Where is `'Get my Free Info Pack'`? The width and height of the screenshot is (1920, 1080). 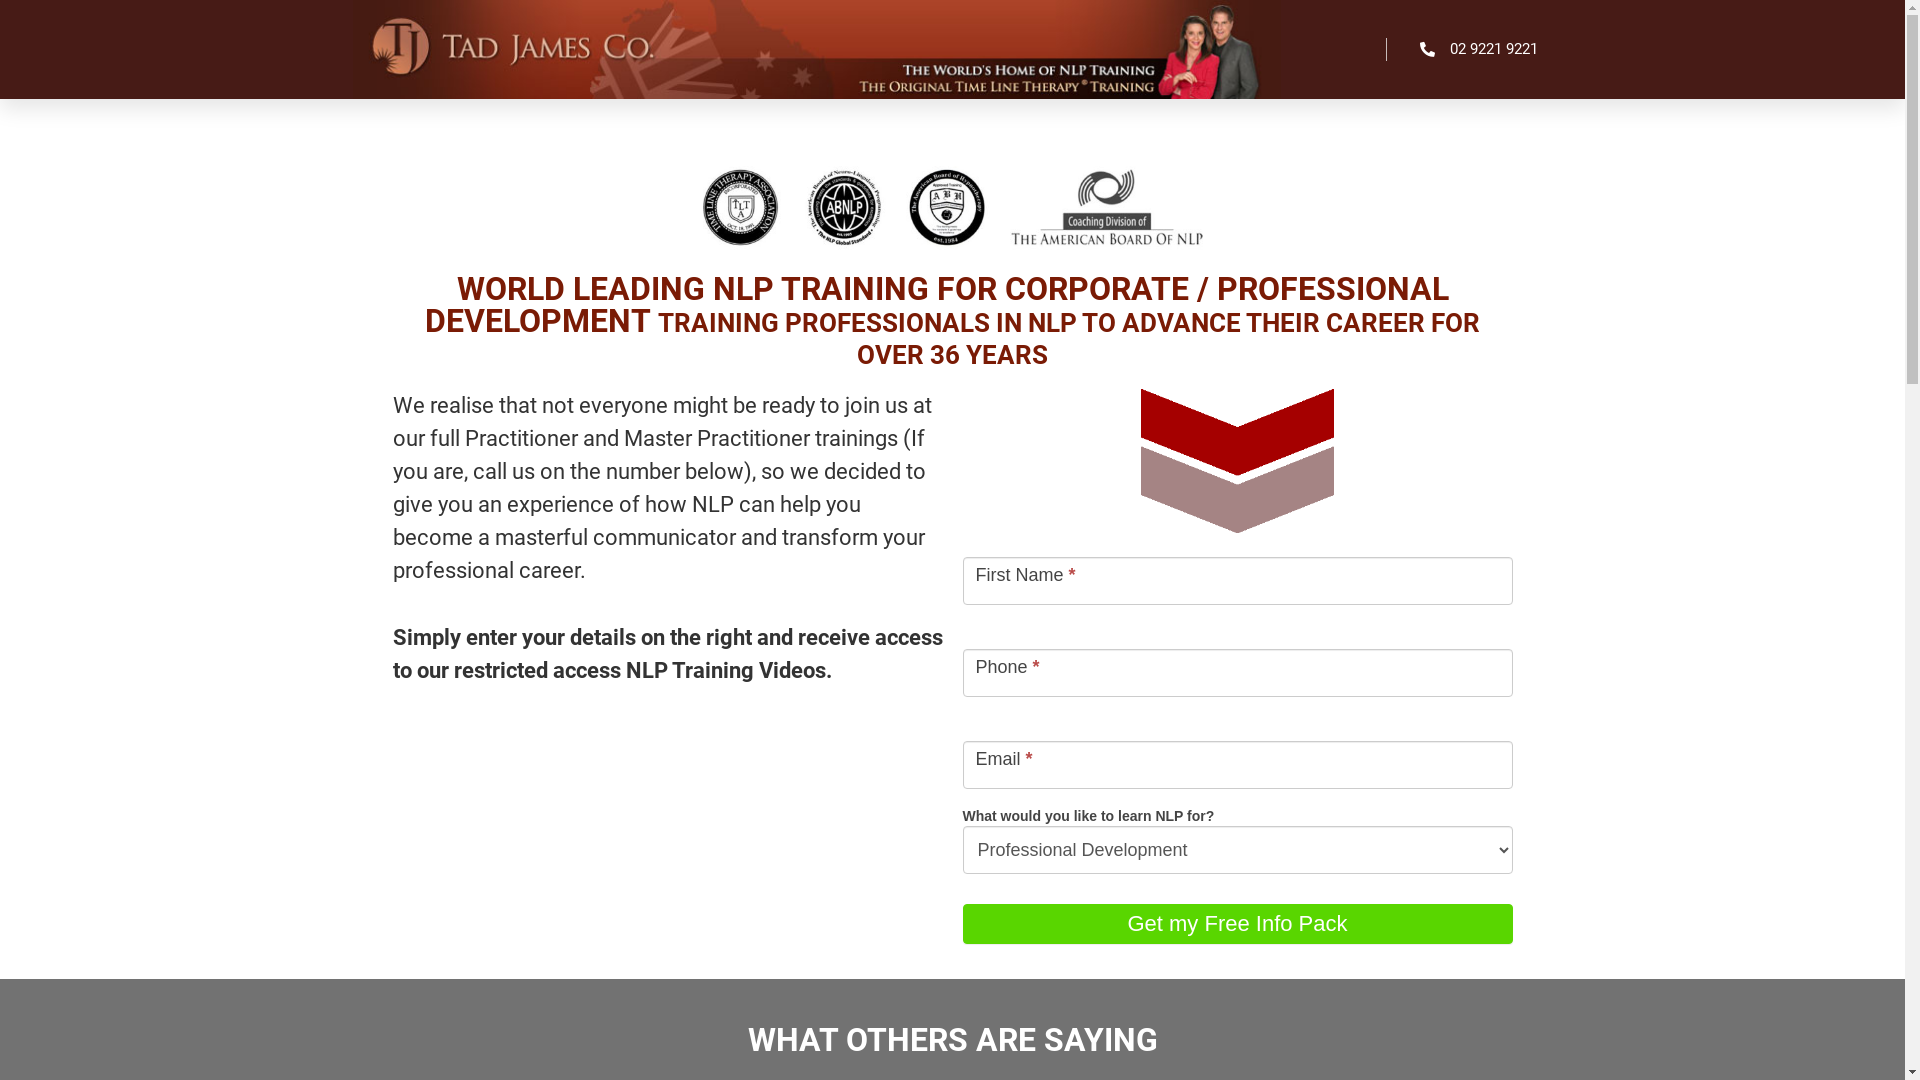 'Get my Free Info Pack' is located at coordinates (1236, 924).